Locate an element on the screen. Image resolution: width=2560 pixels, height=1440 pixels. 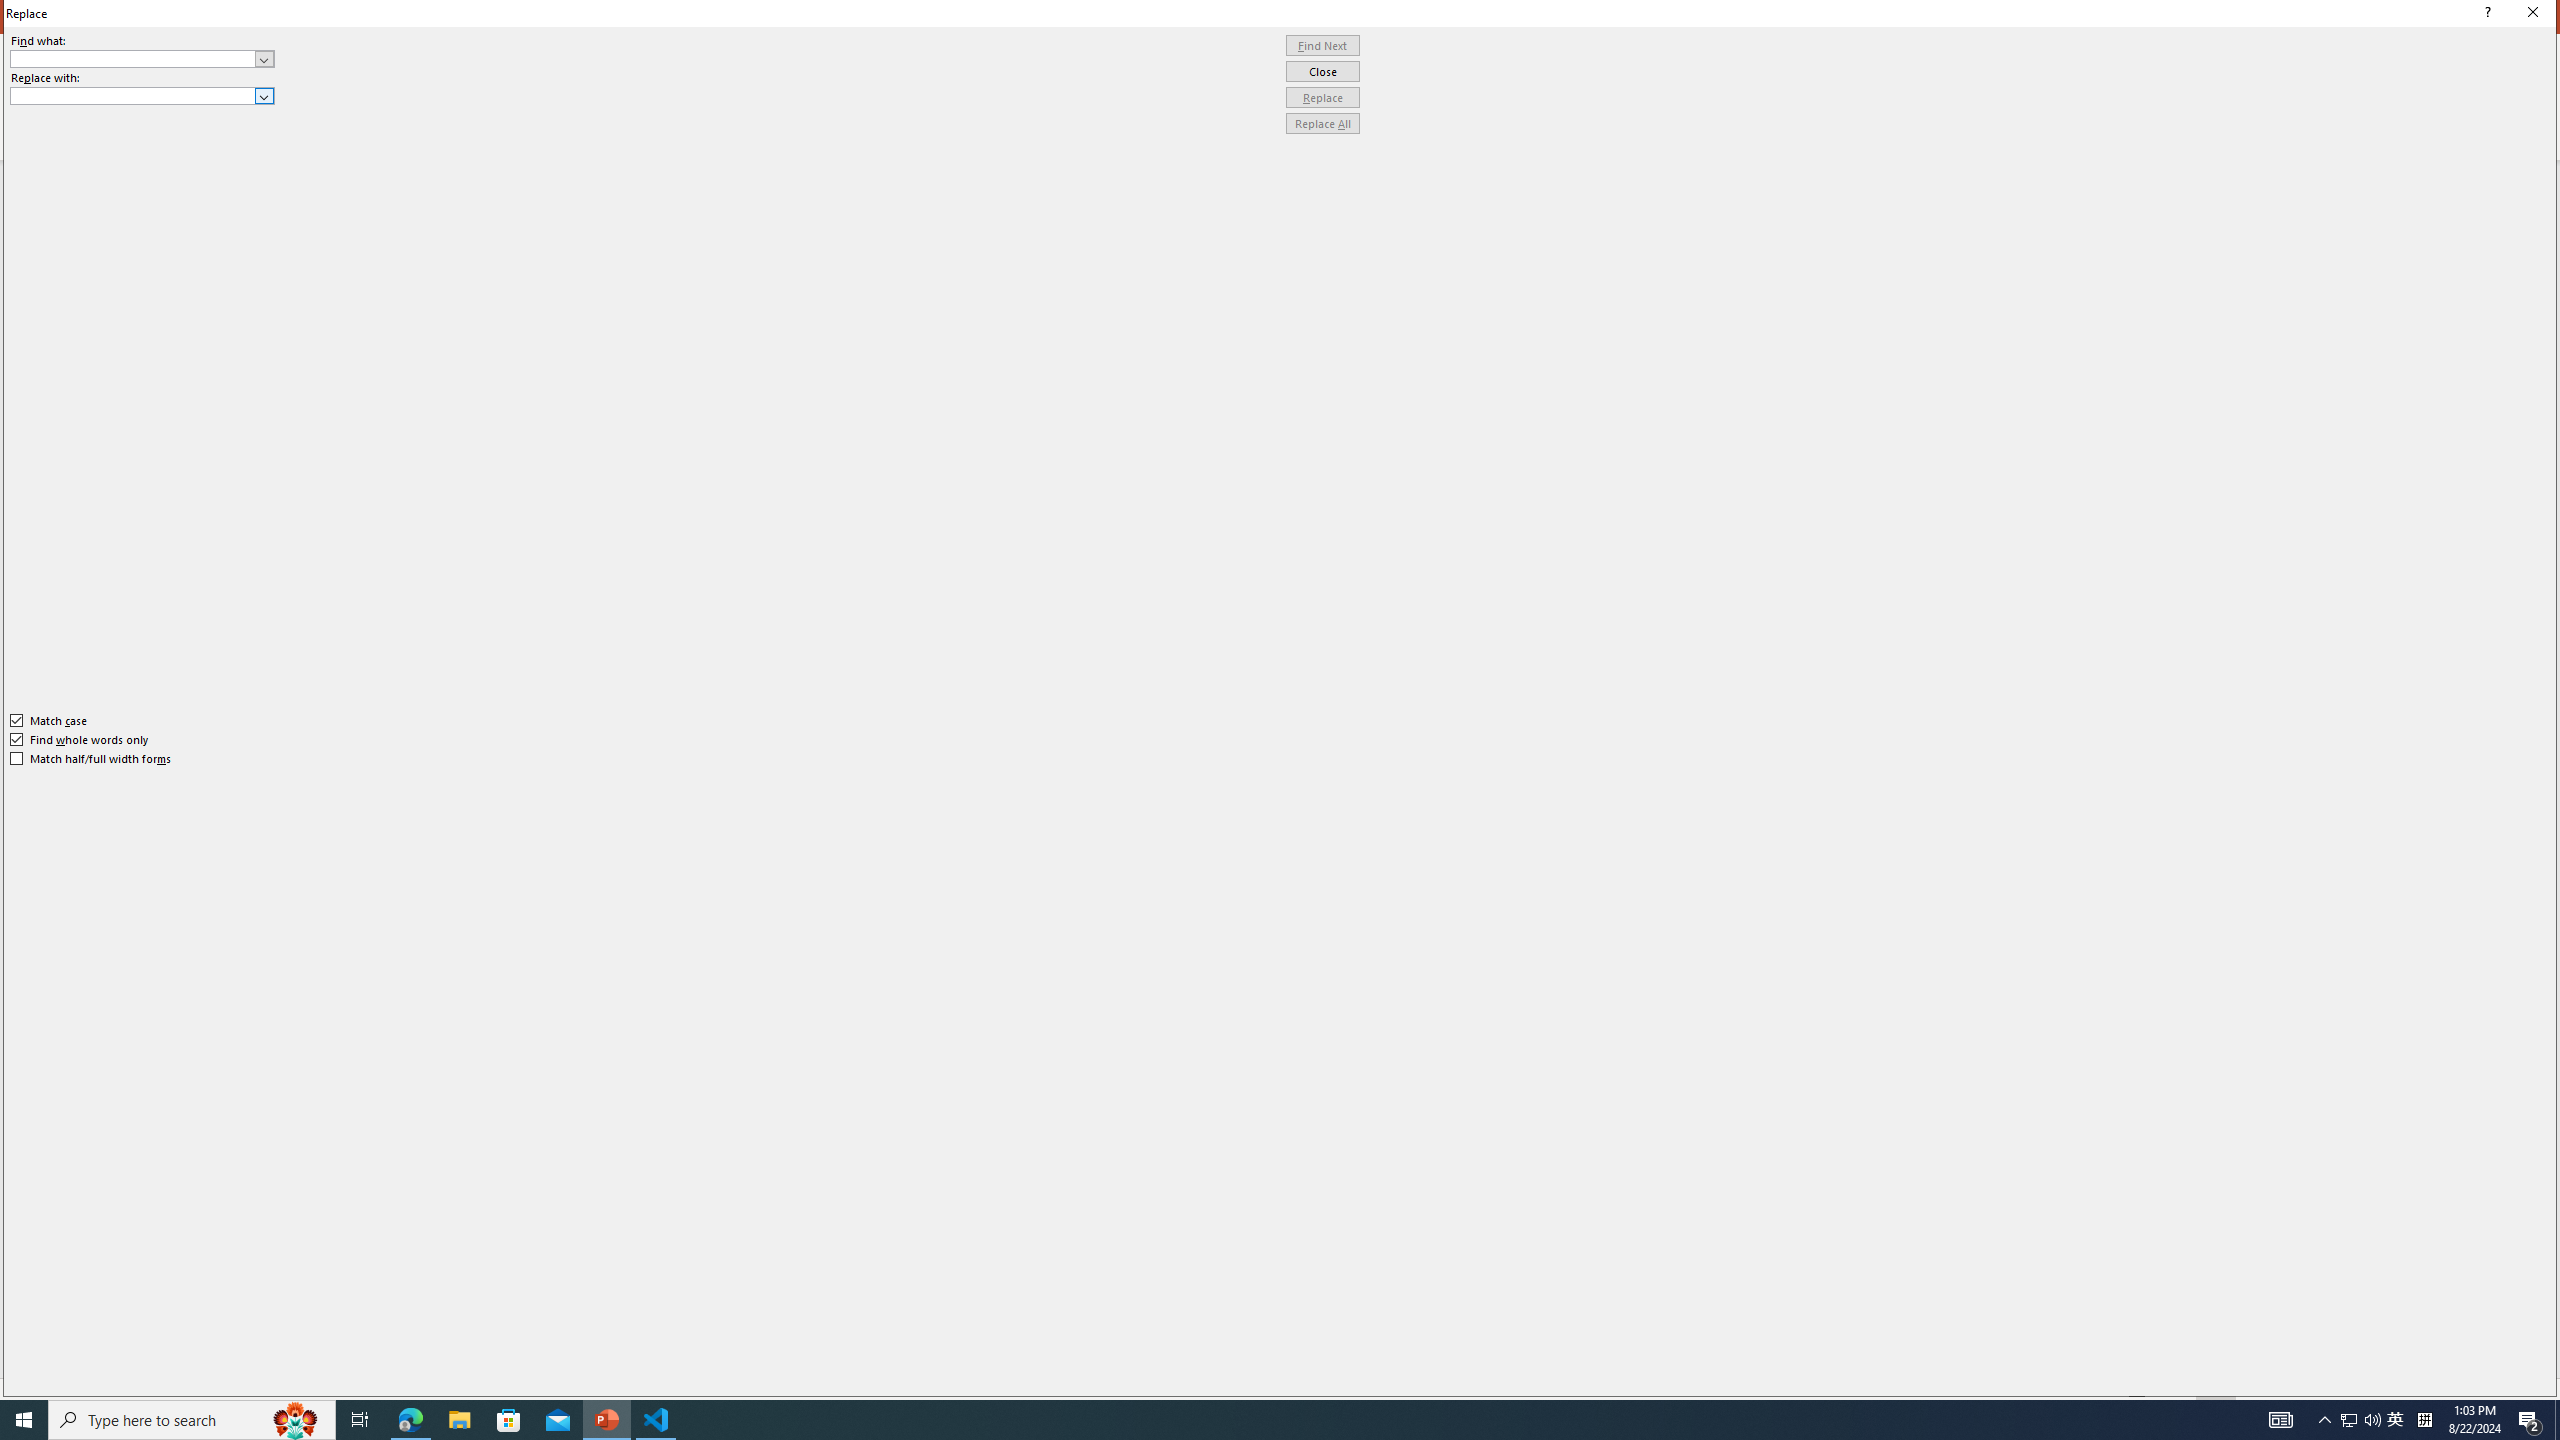
'Match case' is located at coordinates (48, 720).